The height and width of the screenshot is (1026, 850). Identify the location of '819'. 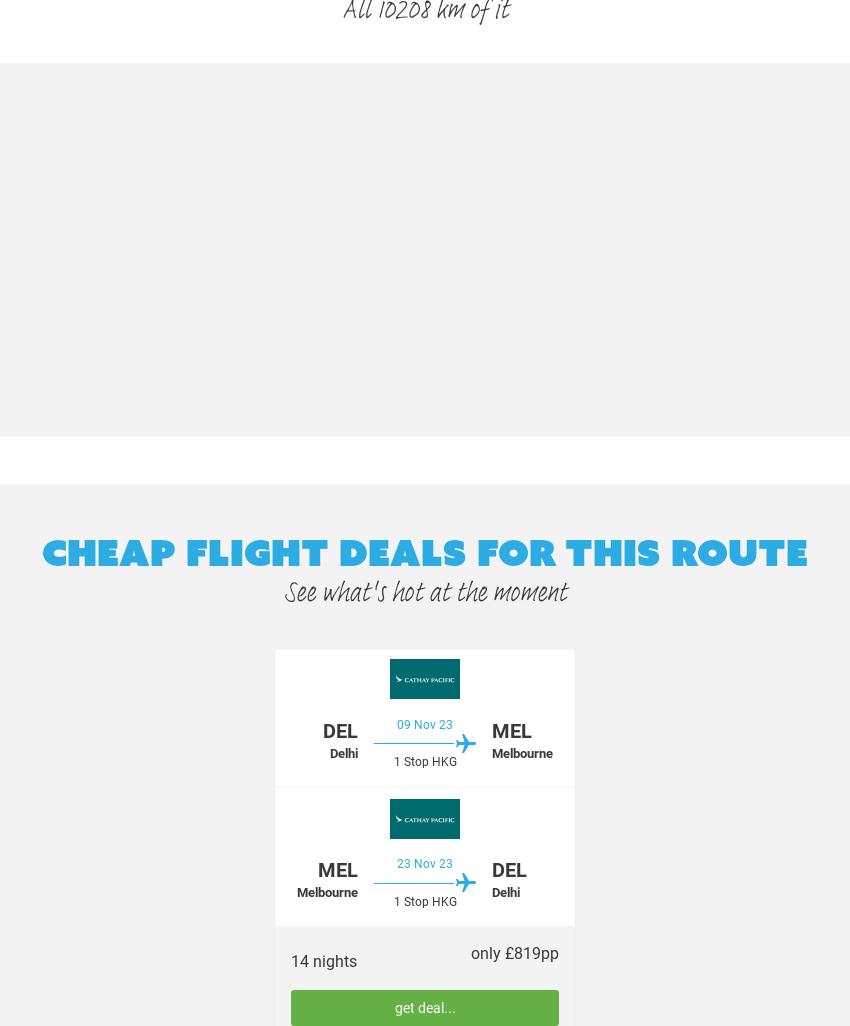
(526, 953).